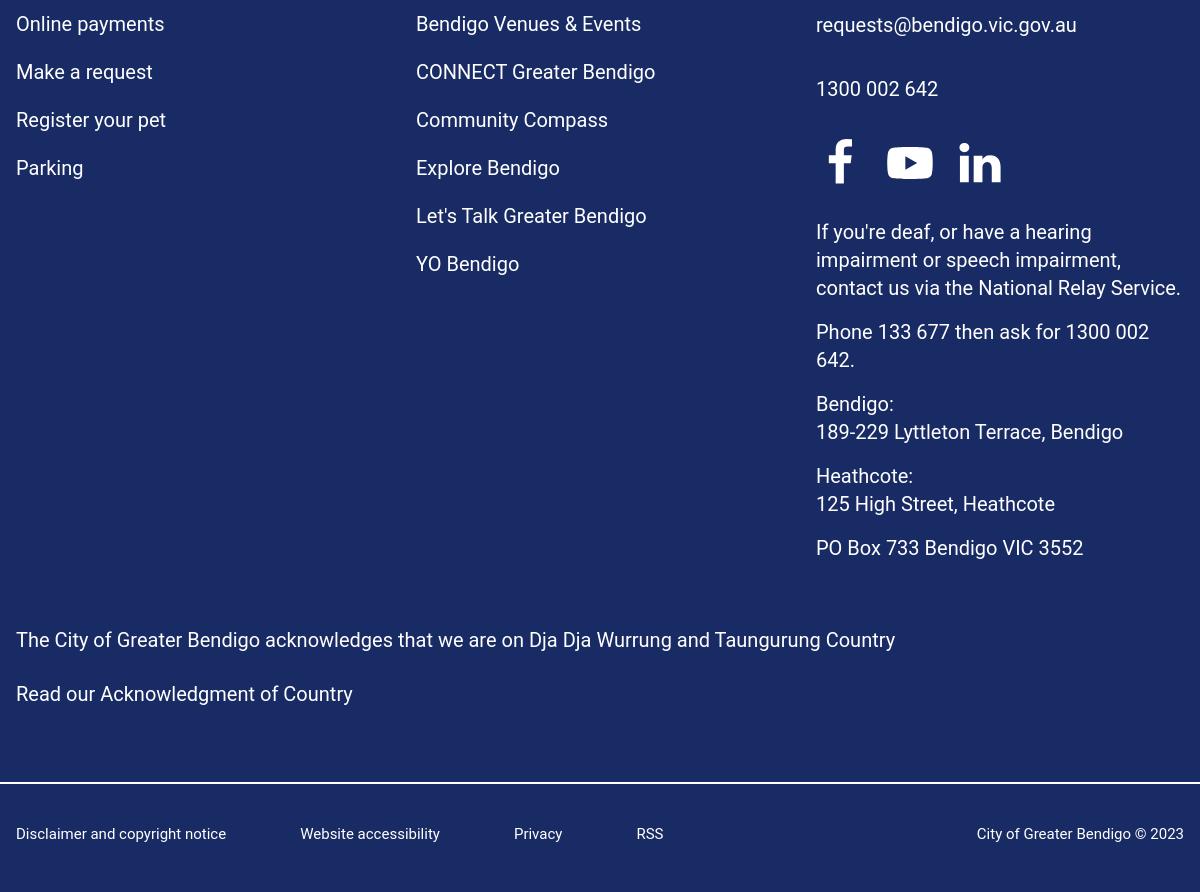  I want to click on 'Bendigo Venues & Events', so click(527, 23).